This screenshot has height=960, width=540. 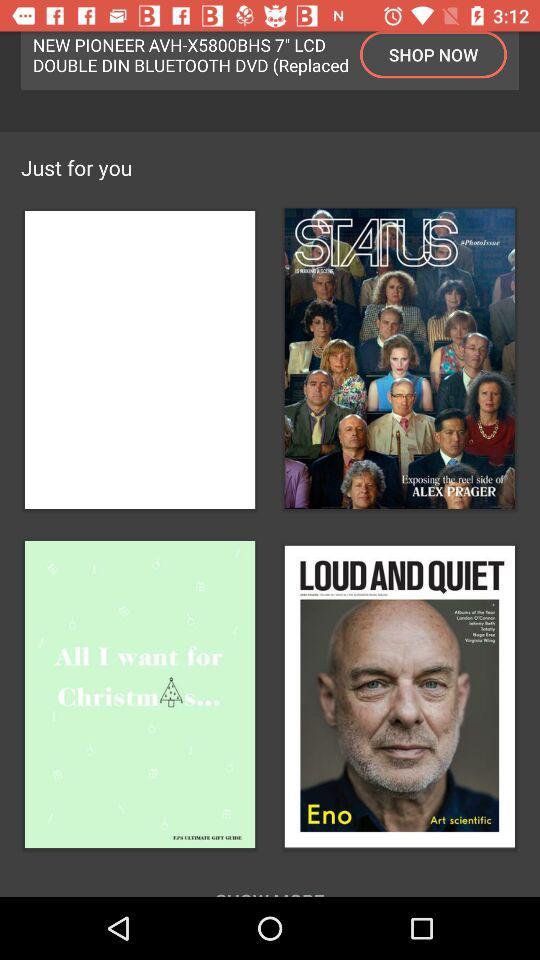 What do you see at coordinates (191, 53) in the screenshot?
I see `item next to the shop now icon` at bounding box center [191, 53].